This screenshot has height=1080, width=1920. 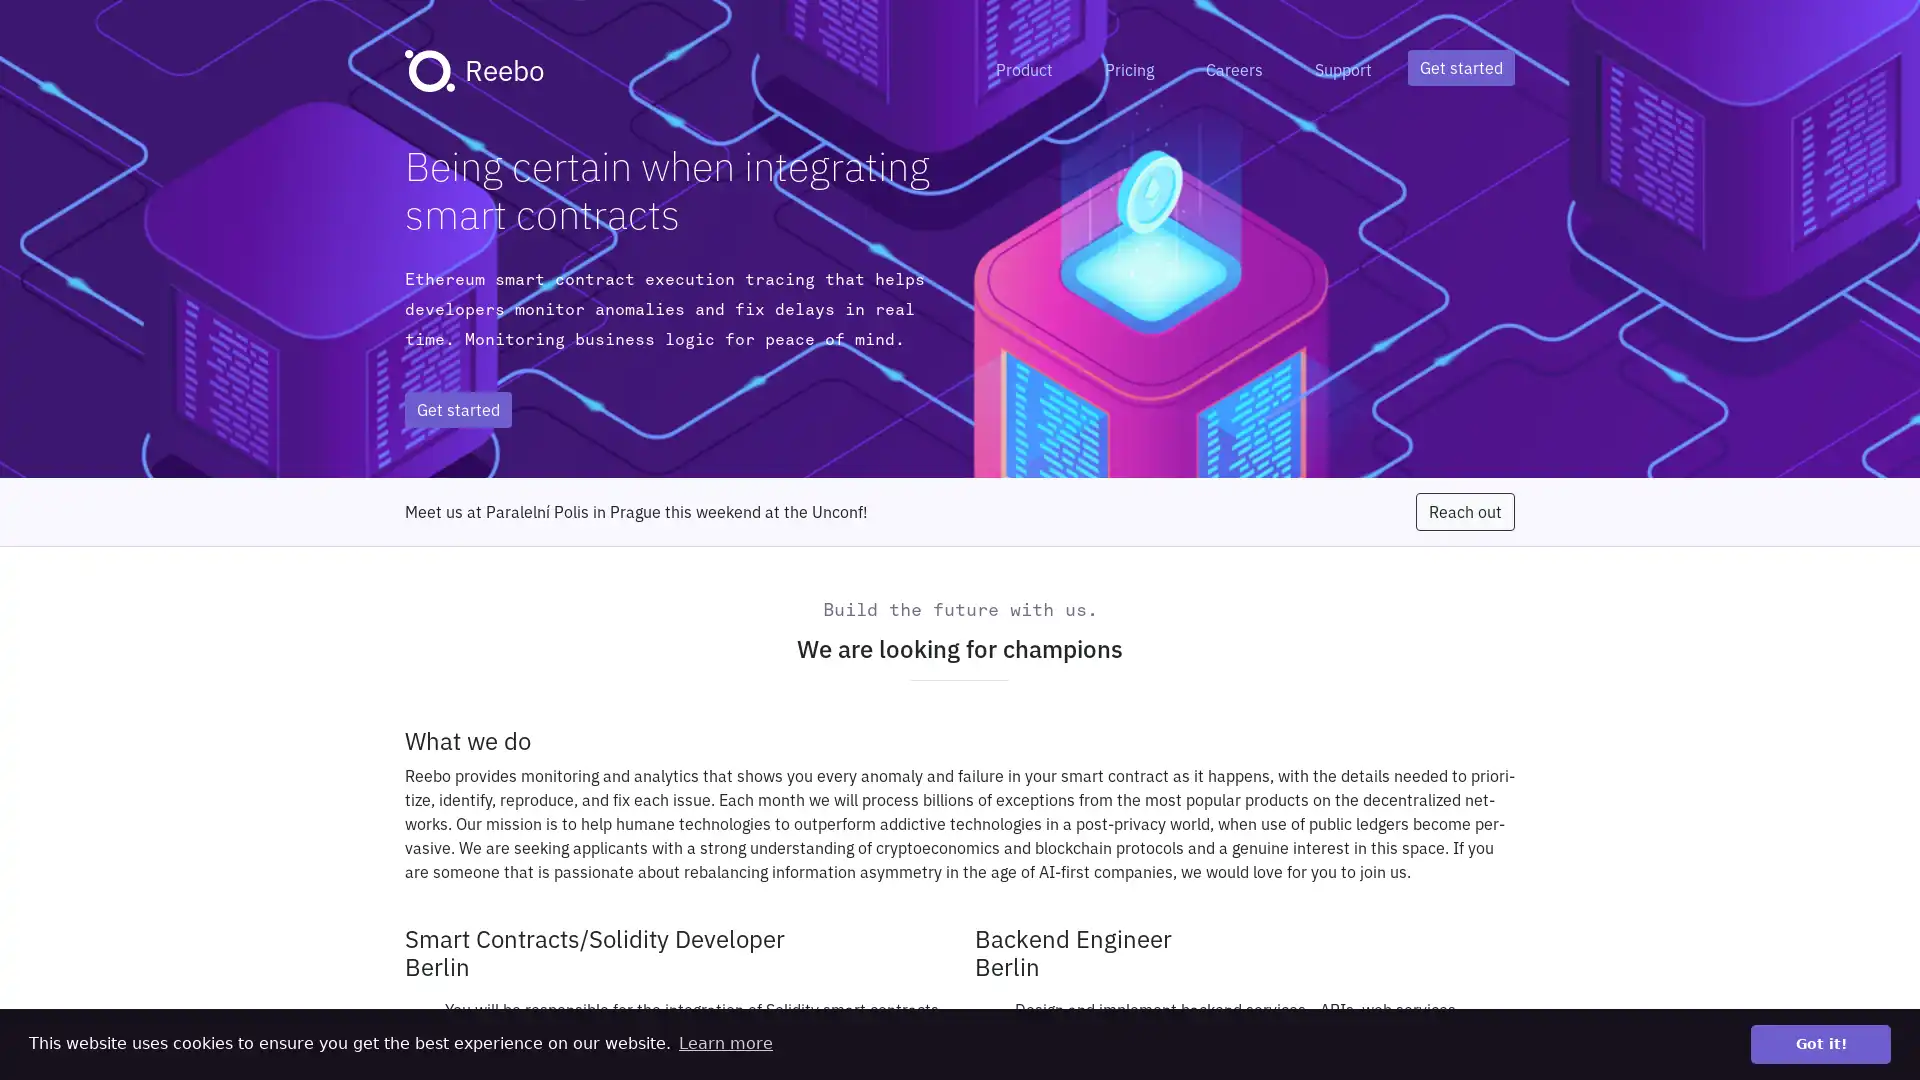 I want to click on Reach out, so click(x=1465, y=511).